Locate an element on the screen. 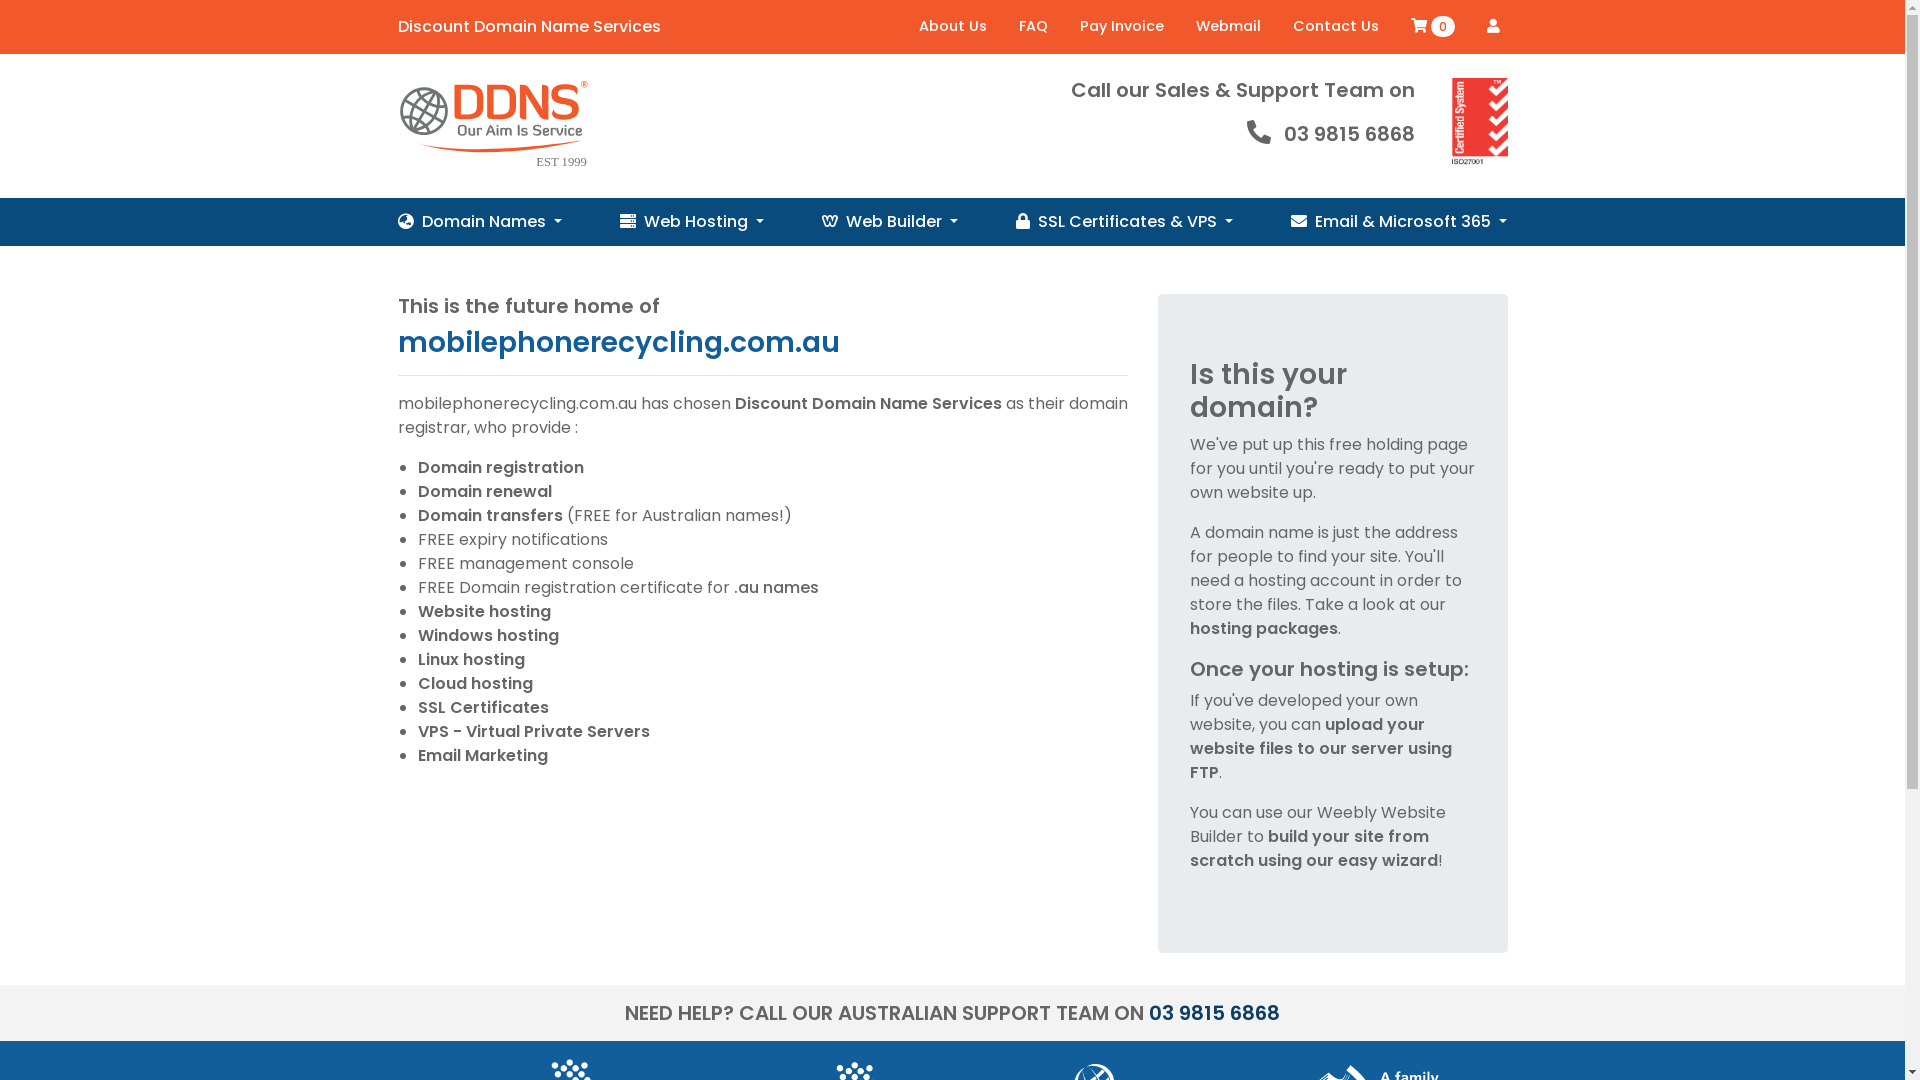  'Cloud hosting' is located at coordinates (474, 682).